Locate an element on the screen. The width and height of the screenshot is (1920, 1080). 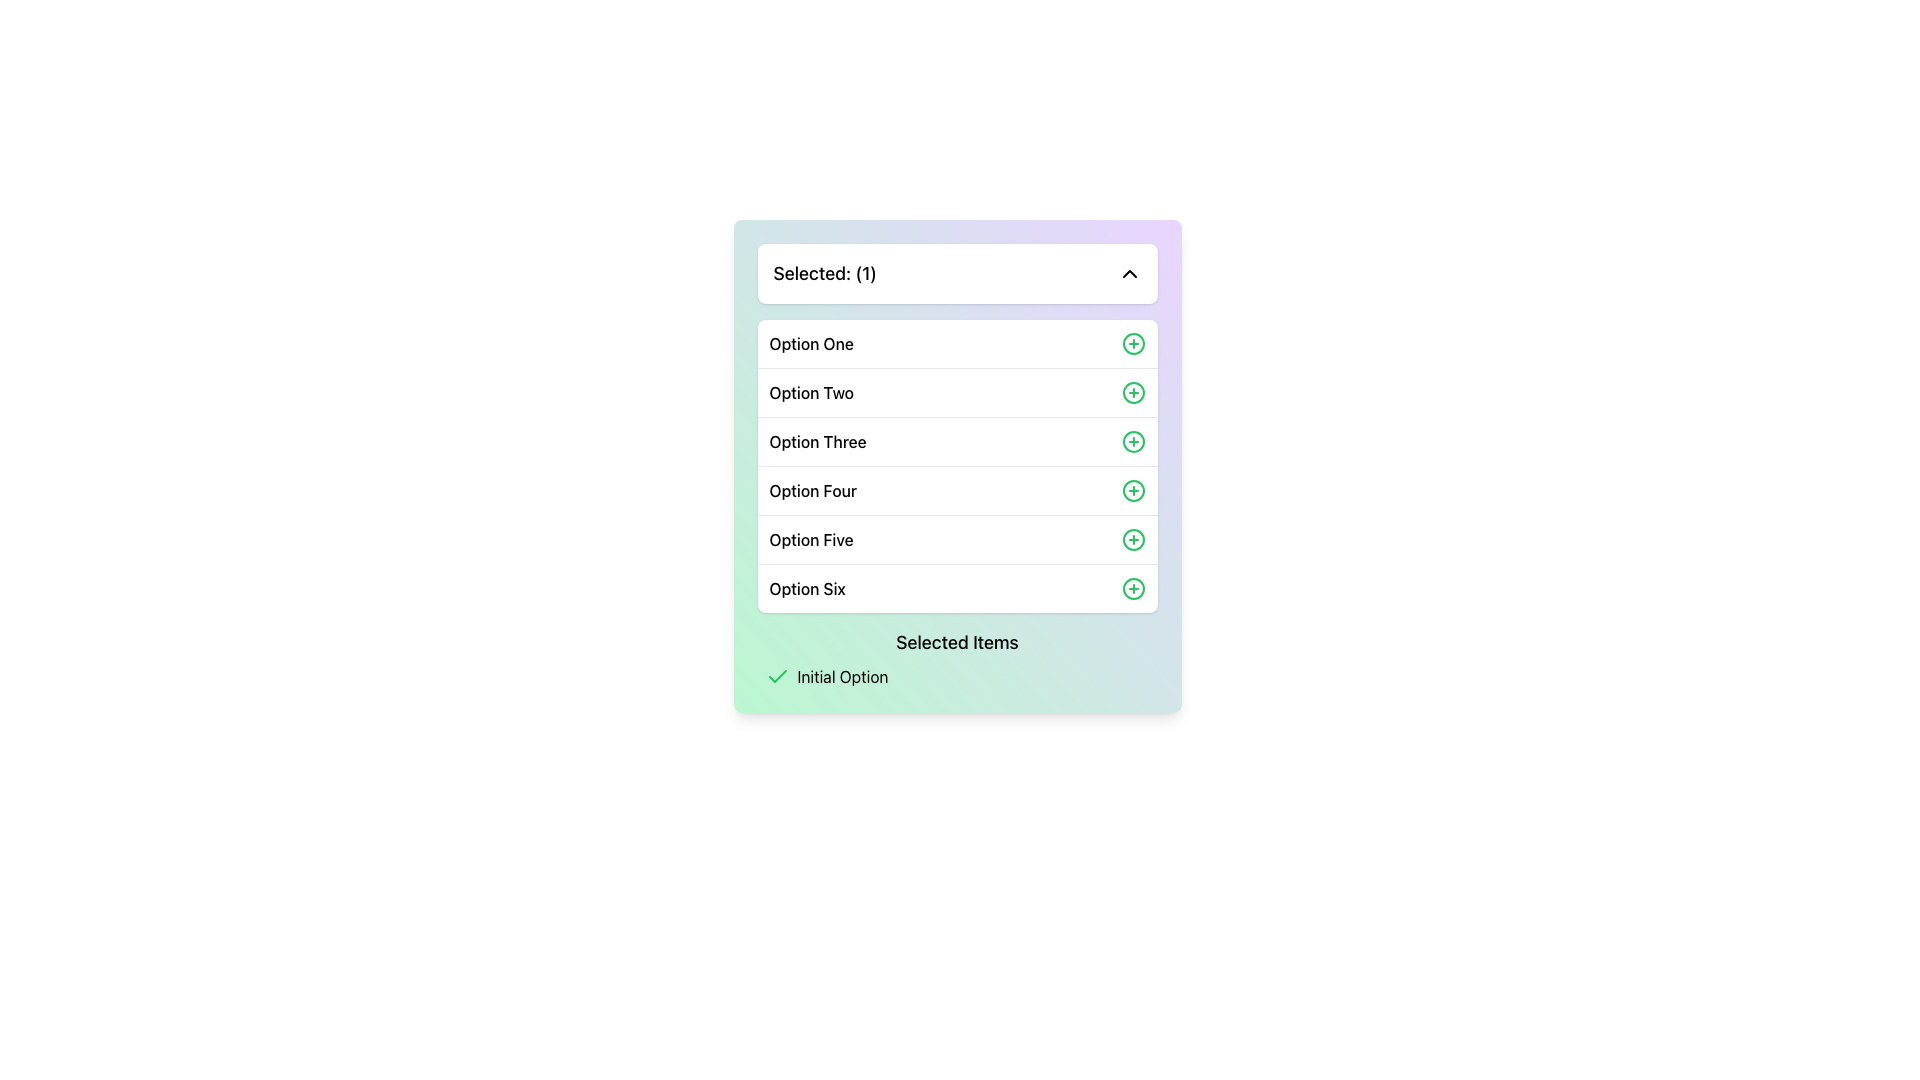
the green circular Action Button icon with a plus sign, located to the right of the 'Option Two' label in the vertically oriented list is located at coordinates (1133, 393).